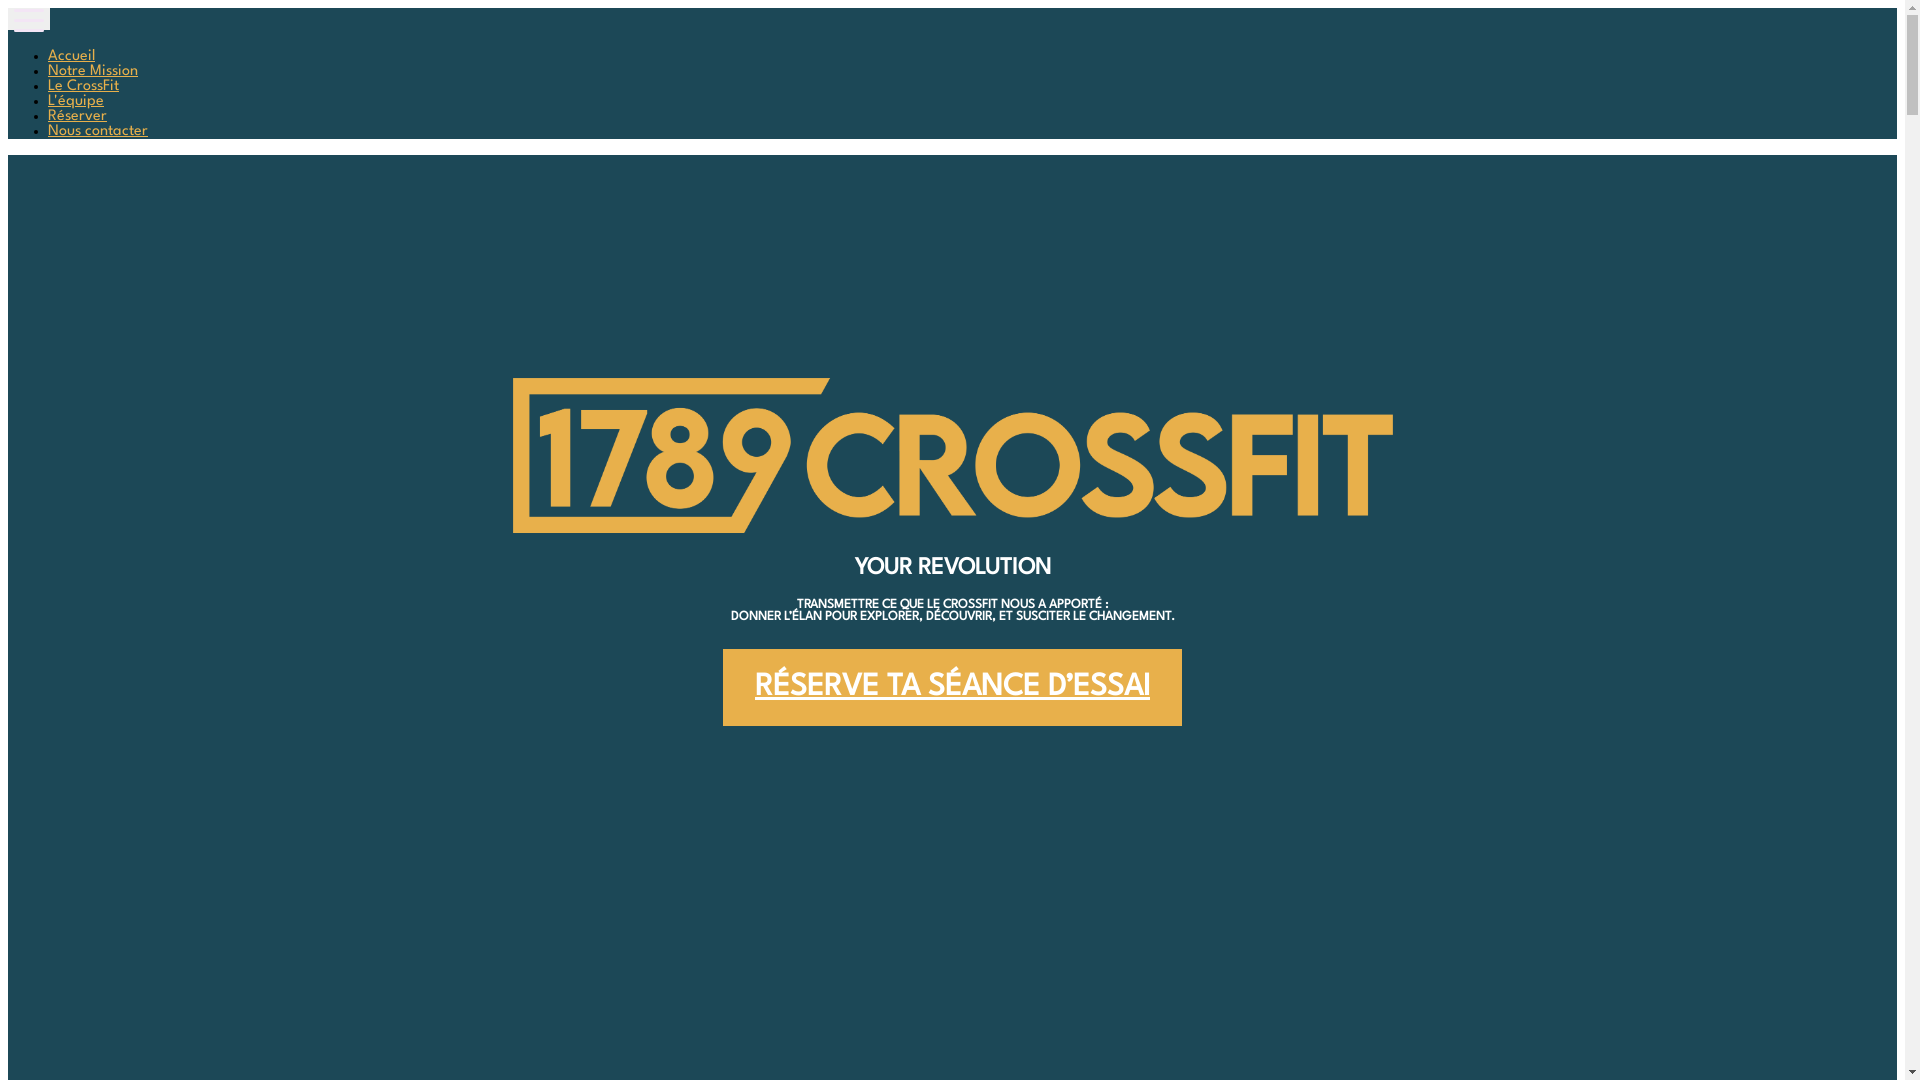 This screenshot has width=1920, height=1080. Describe the element at coordinates (91, 70) in the screenshot. I see `'Notre Mission'` at that location.